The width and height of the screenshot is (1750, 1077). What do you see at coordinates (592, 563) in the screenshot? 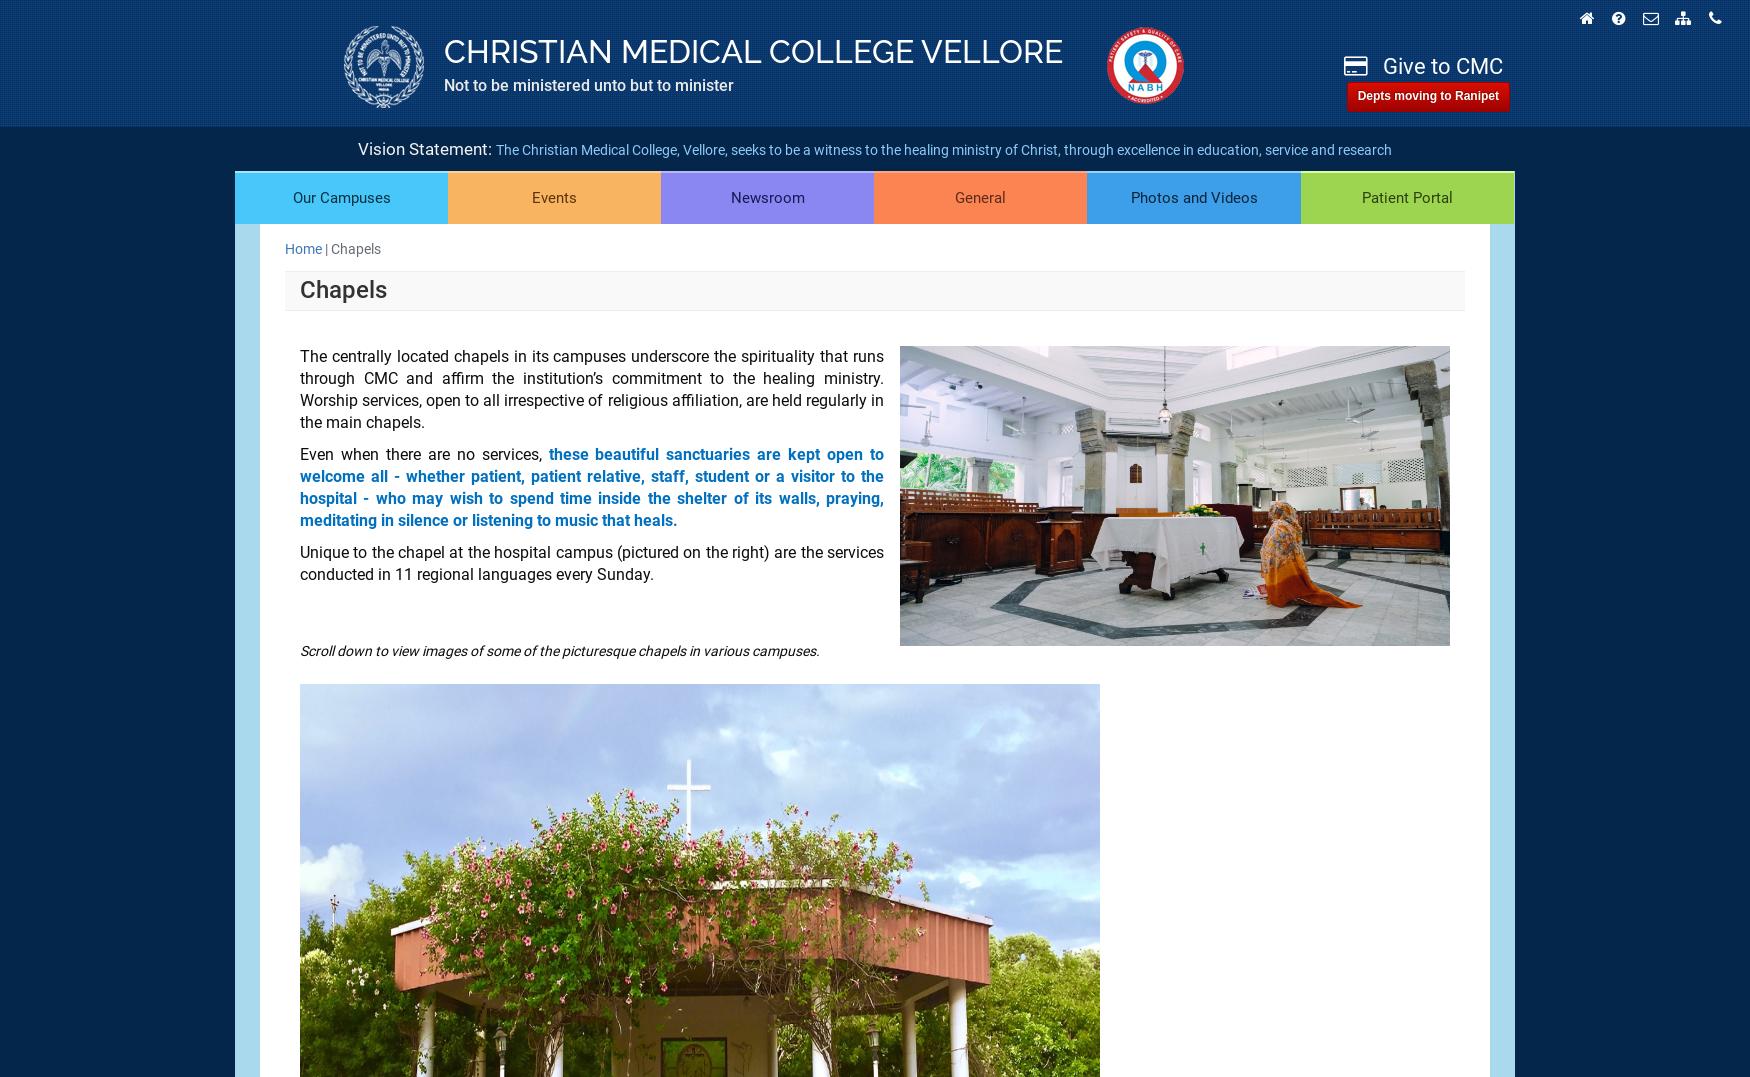
I see `'Unique to the chapel at the hospital campus (pictured on the right) are the services conducted in 11 regional languages every Sunday.'` at bounding box center [592, 563].